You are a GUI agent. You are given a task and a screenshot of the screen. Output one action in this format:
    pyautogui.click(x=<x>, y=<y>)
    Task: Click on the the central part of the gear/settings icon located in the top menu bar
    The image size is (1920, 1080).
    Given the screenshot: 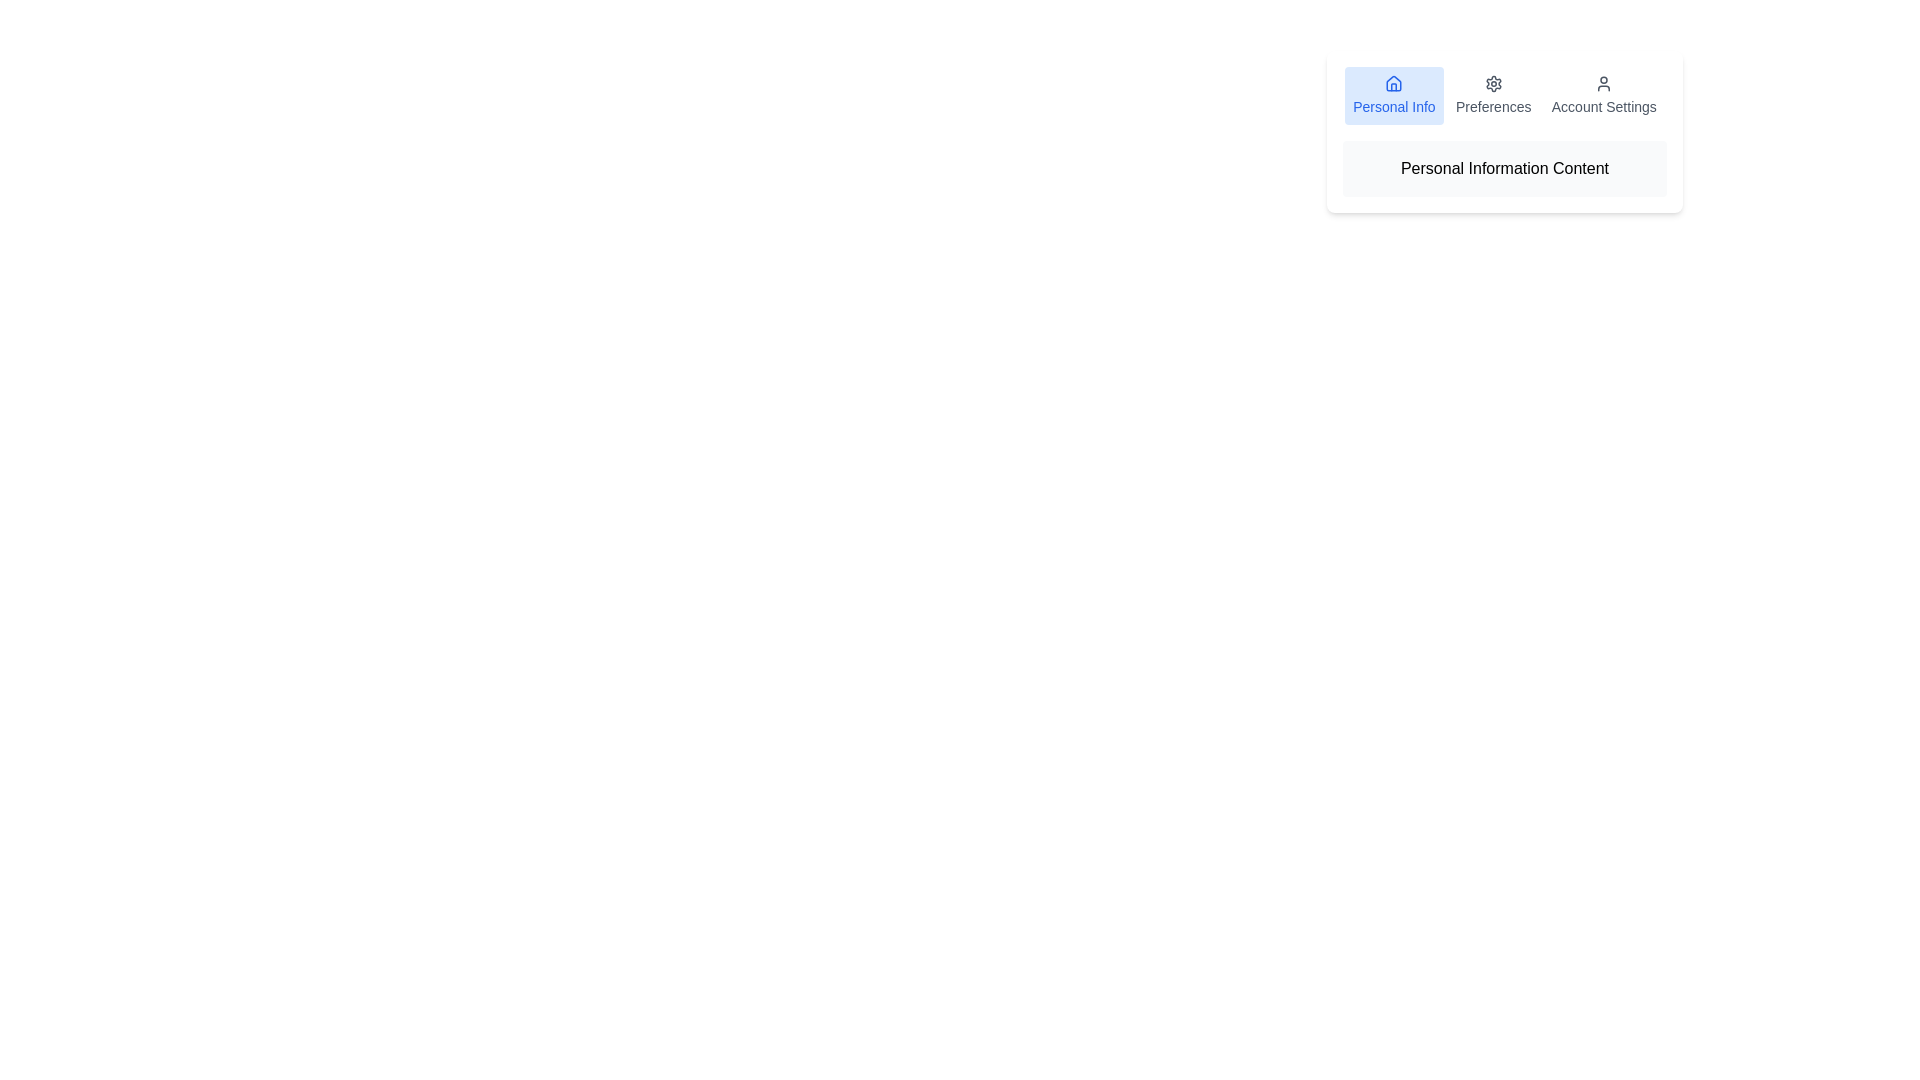 What is the action you would take?
    pyautogui.click(x=1493, y=83)
    